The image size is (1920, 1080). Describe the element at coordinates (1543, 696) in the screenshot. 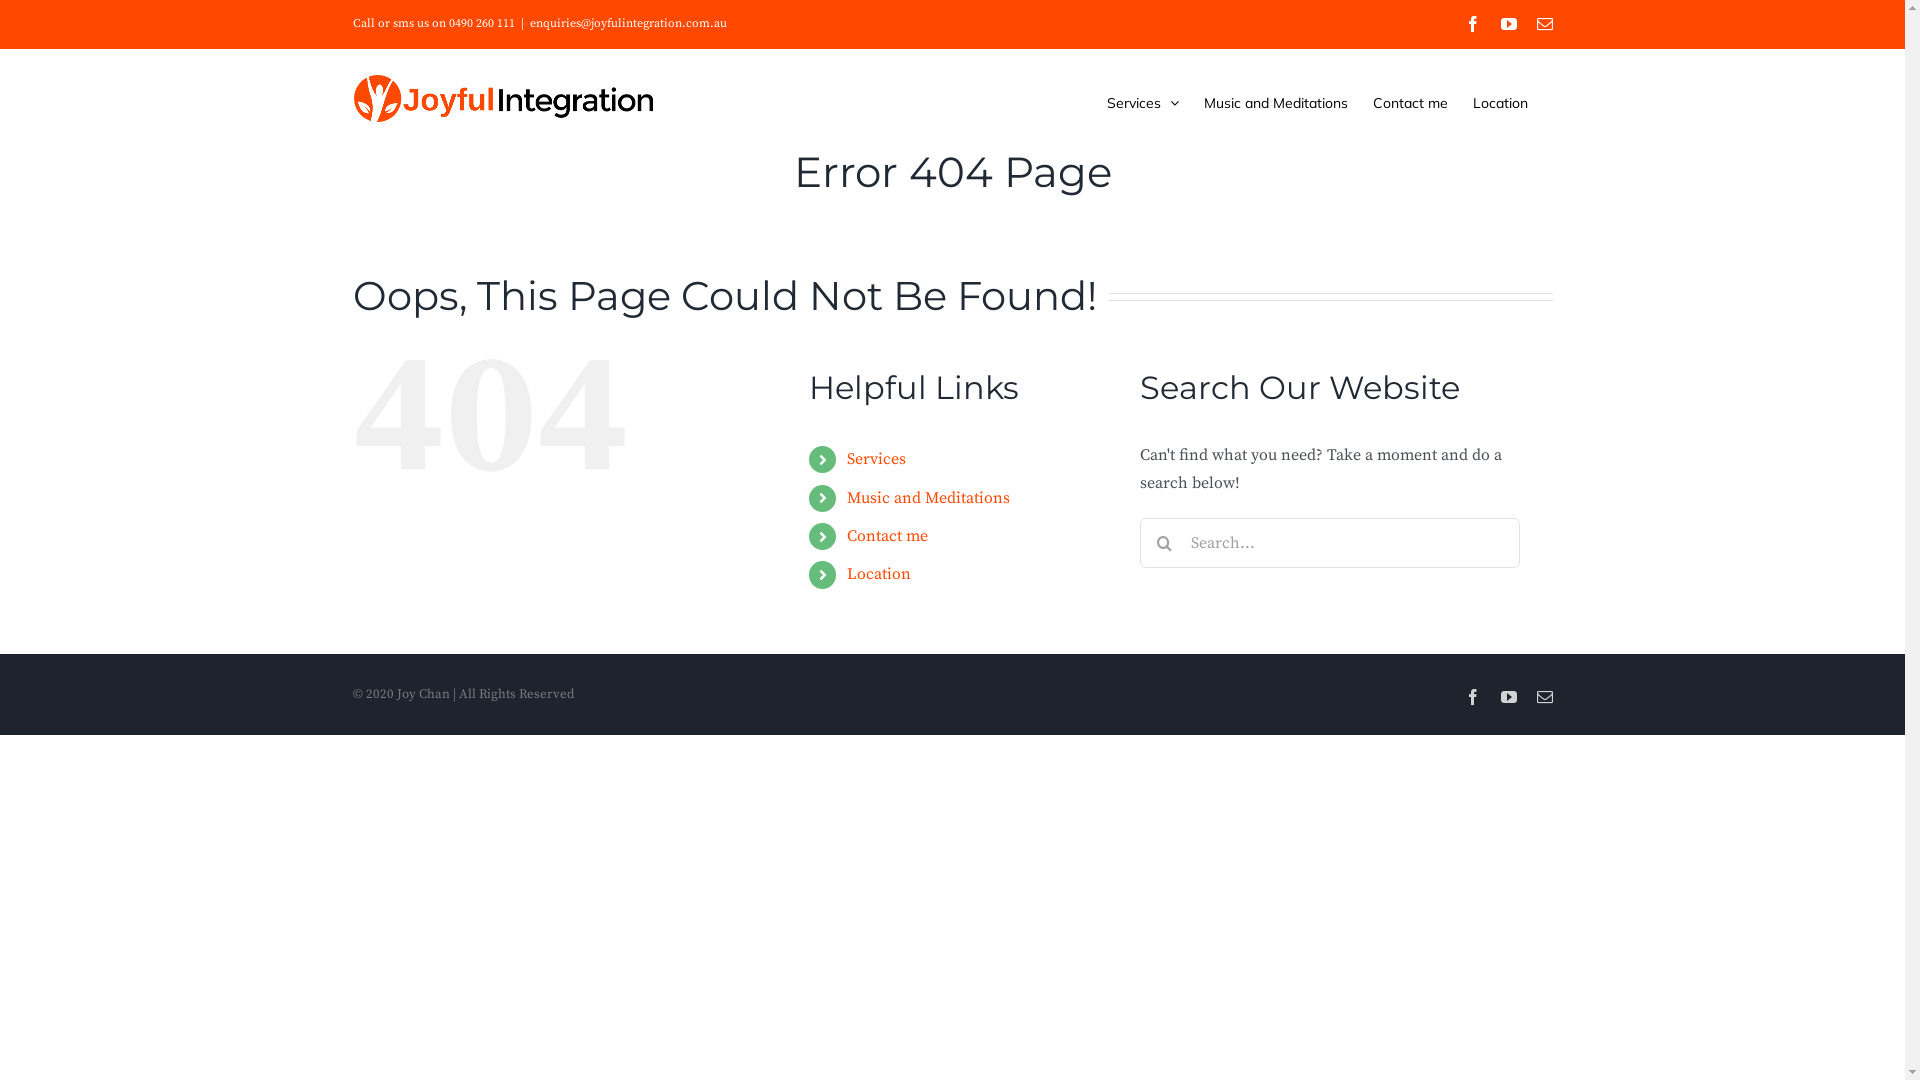

I see `'Email'` at that location.